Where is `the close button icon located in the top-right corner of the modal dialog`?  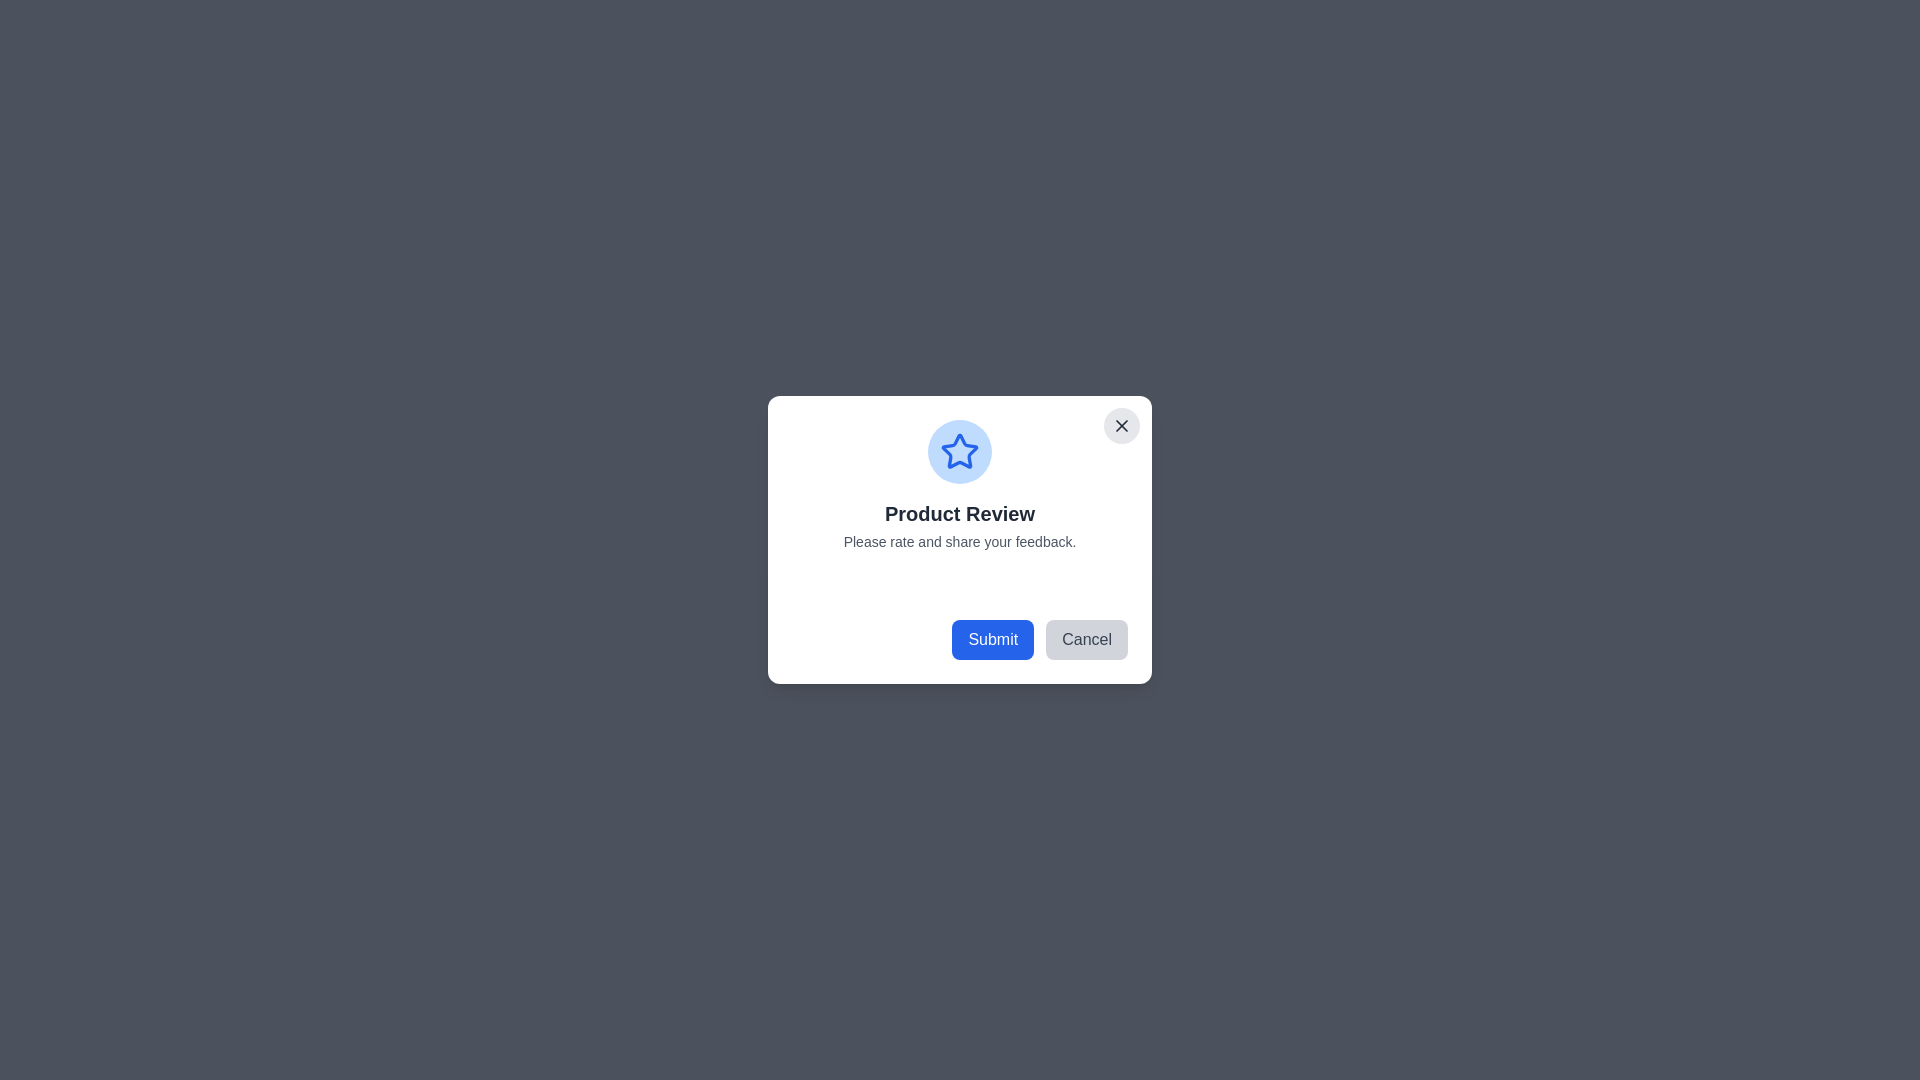 the close button icon located in the top-right corner of the modal dialog is located at coordinates (1122, 424).